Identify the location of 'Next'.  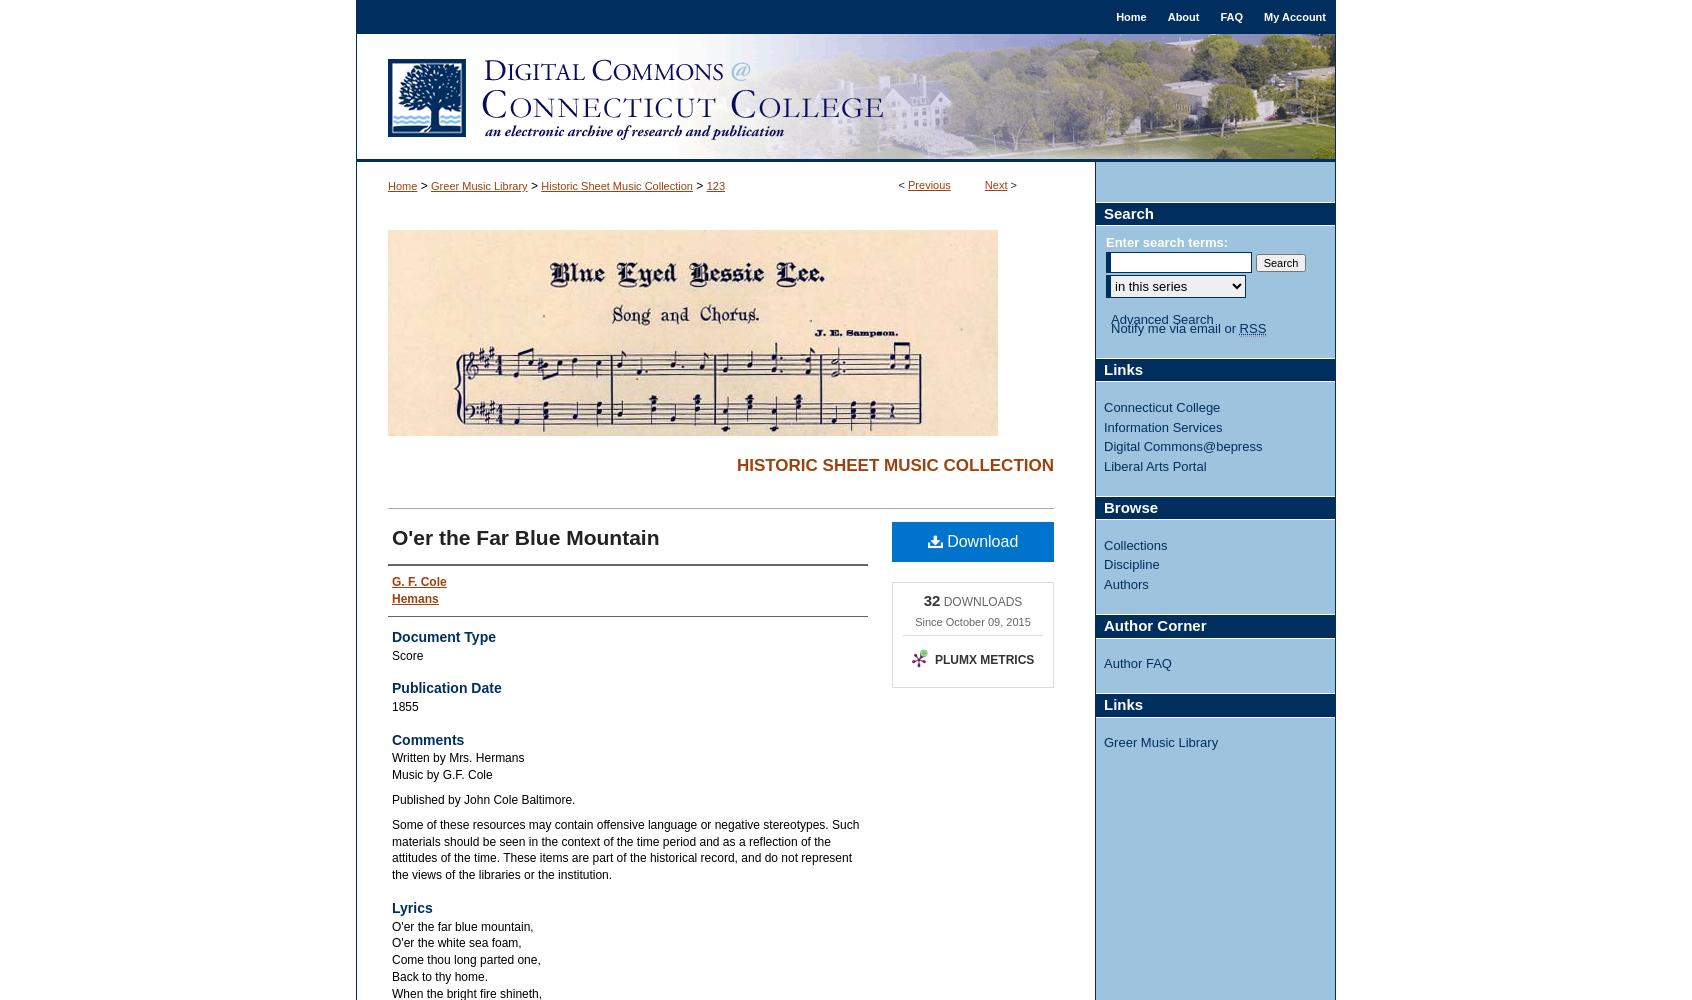
(984, 185).